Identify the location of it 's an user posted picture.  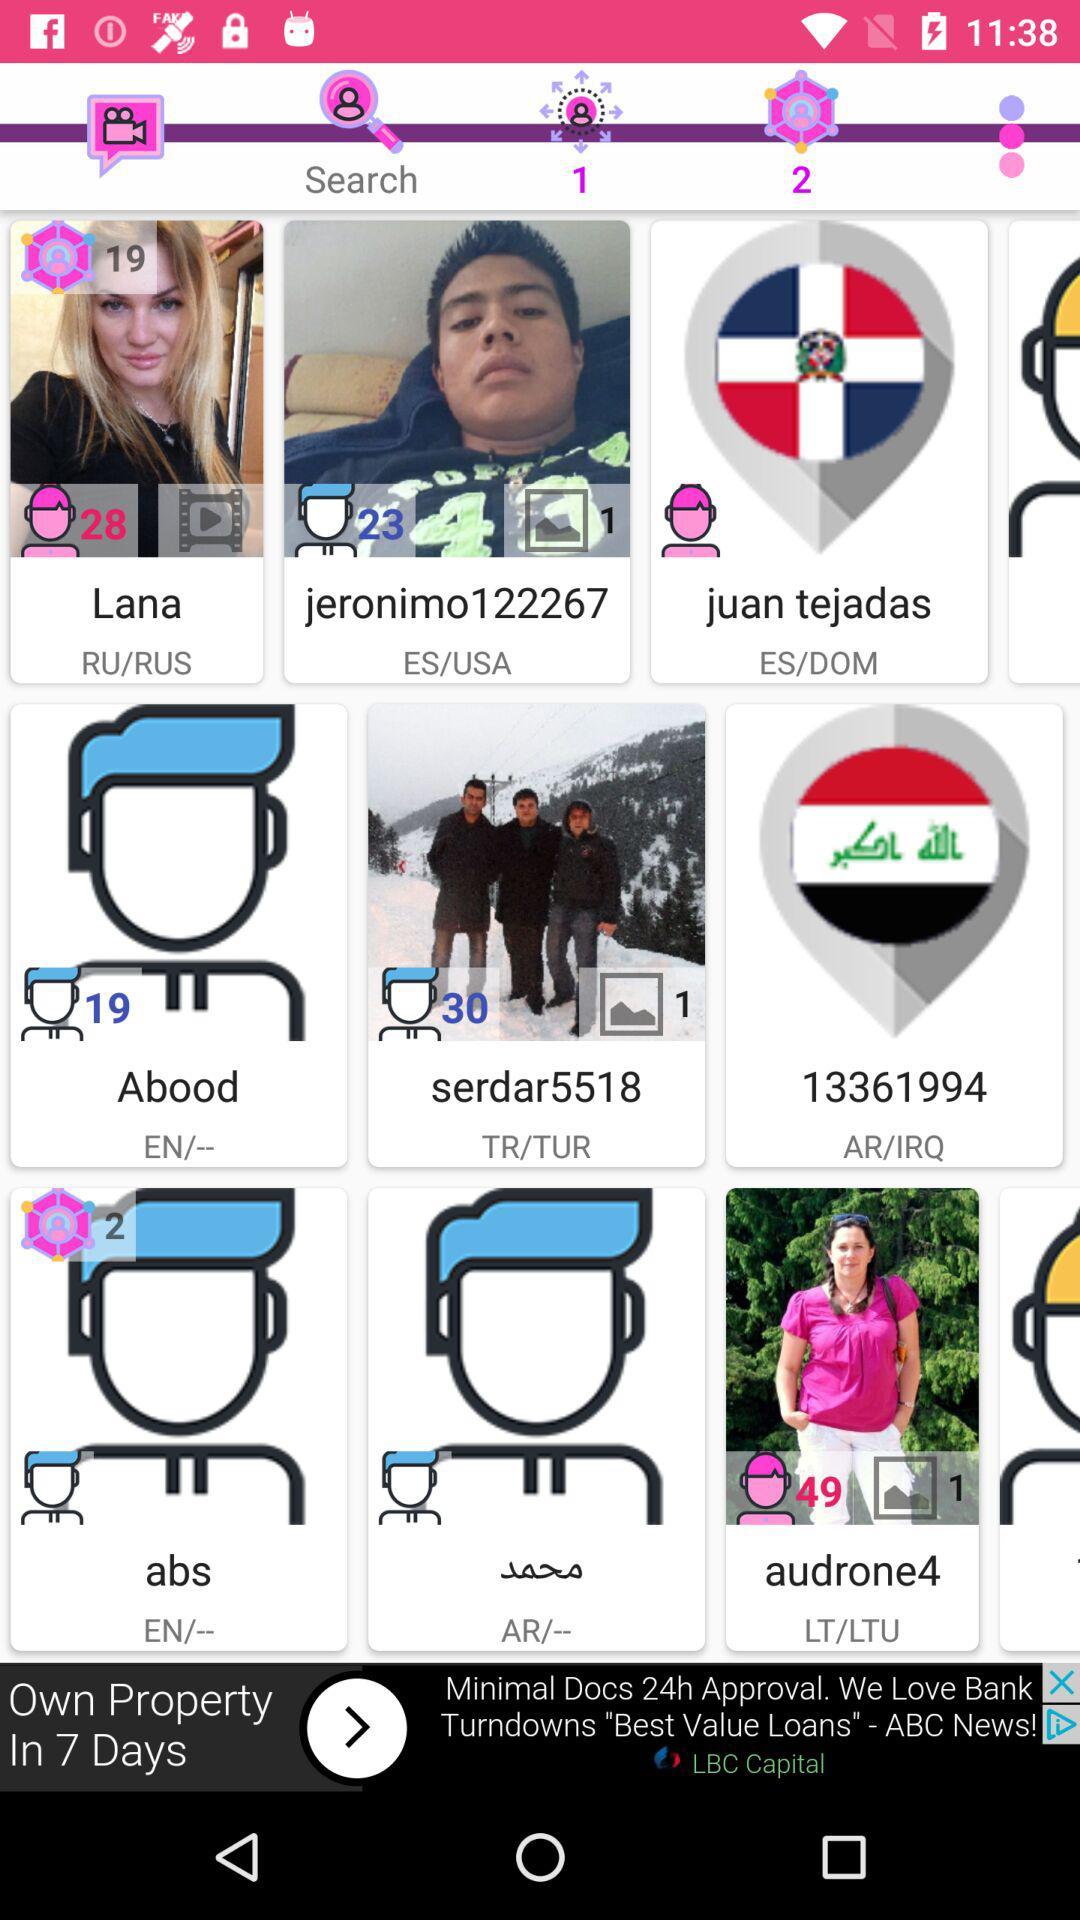
(1043, 388).